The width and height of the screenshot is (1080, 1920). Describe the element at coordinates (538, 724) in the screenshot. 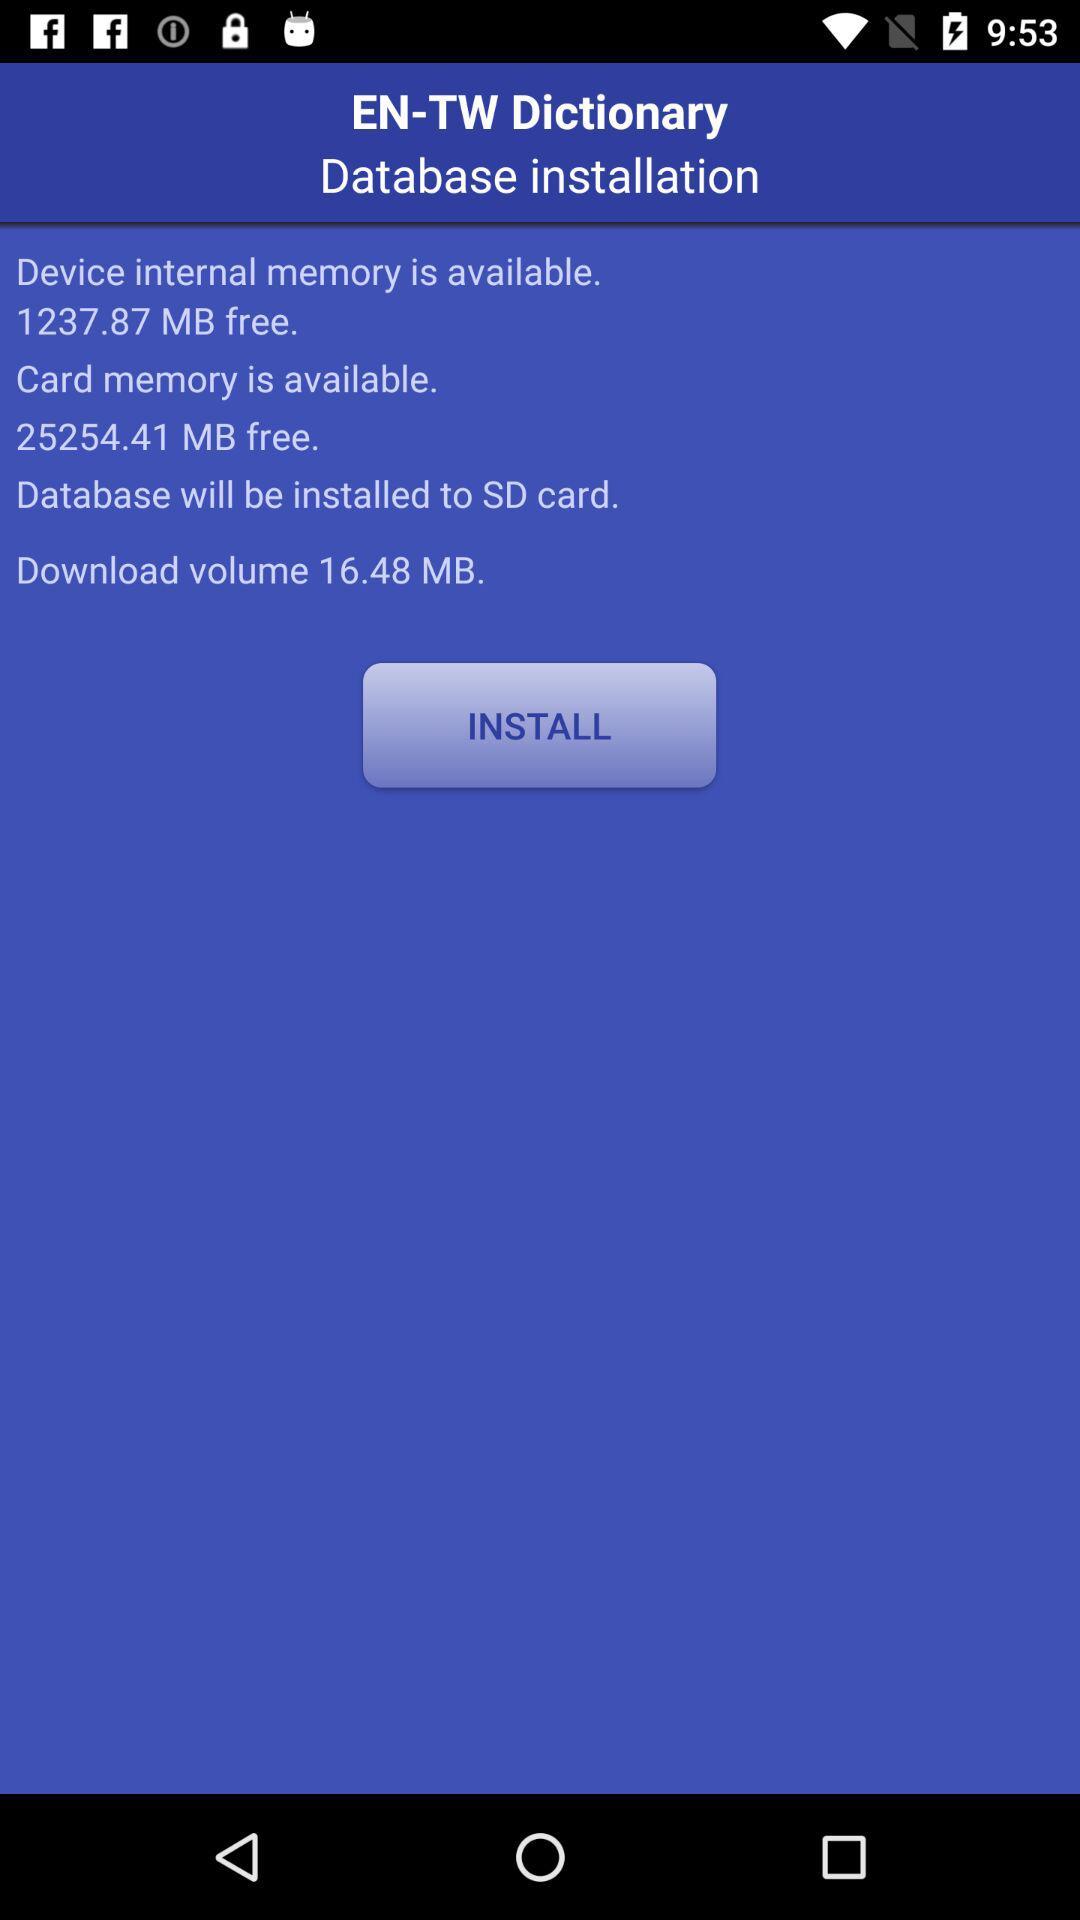

I see `the item below download volume 16 icon` at that location.